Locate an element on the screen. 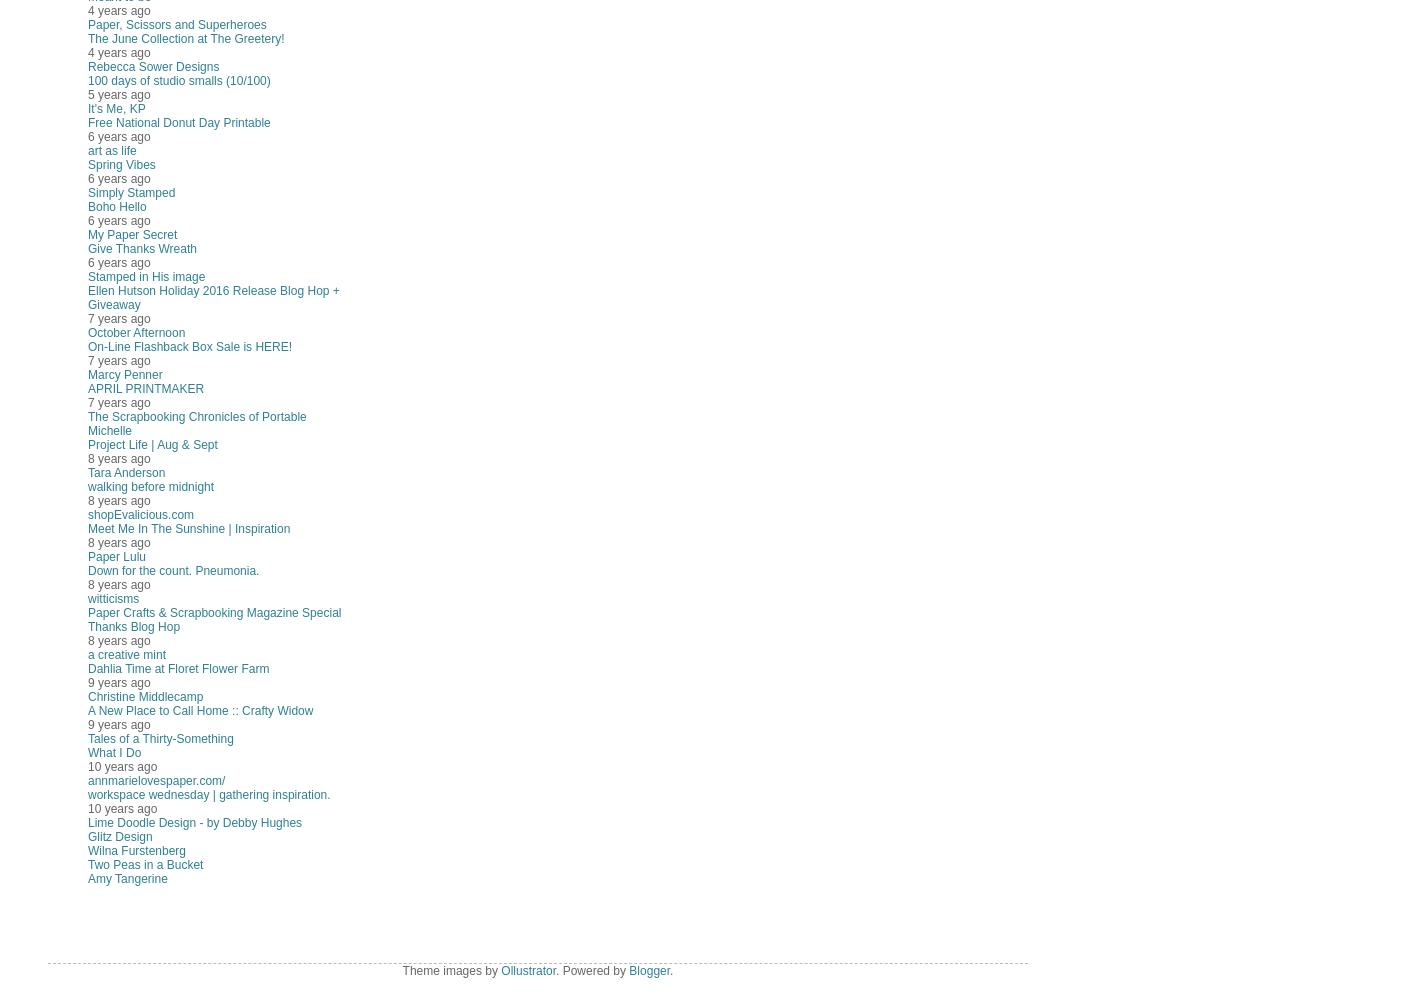 The width and height of the screenshot is (1420, 996). 'Blogger' is located at coordinates (648, 970).